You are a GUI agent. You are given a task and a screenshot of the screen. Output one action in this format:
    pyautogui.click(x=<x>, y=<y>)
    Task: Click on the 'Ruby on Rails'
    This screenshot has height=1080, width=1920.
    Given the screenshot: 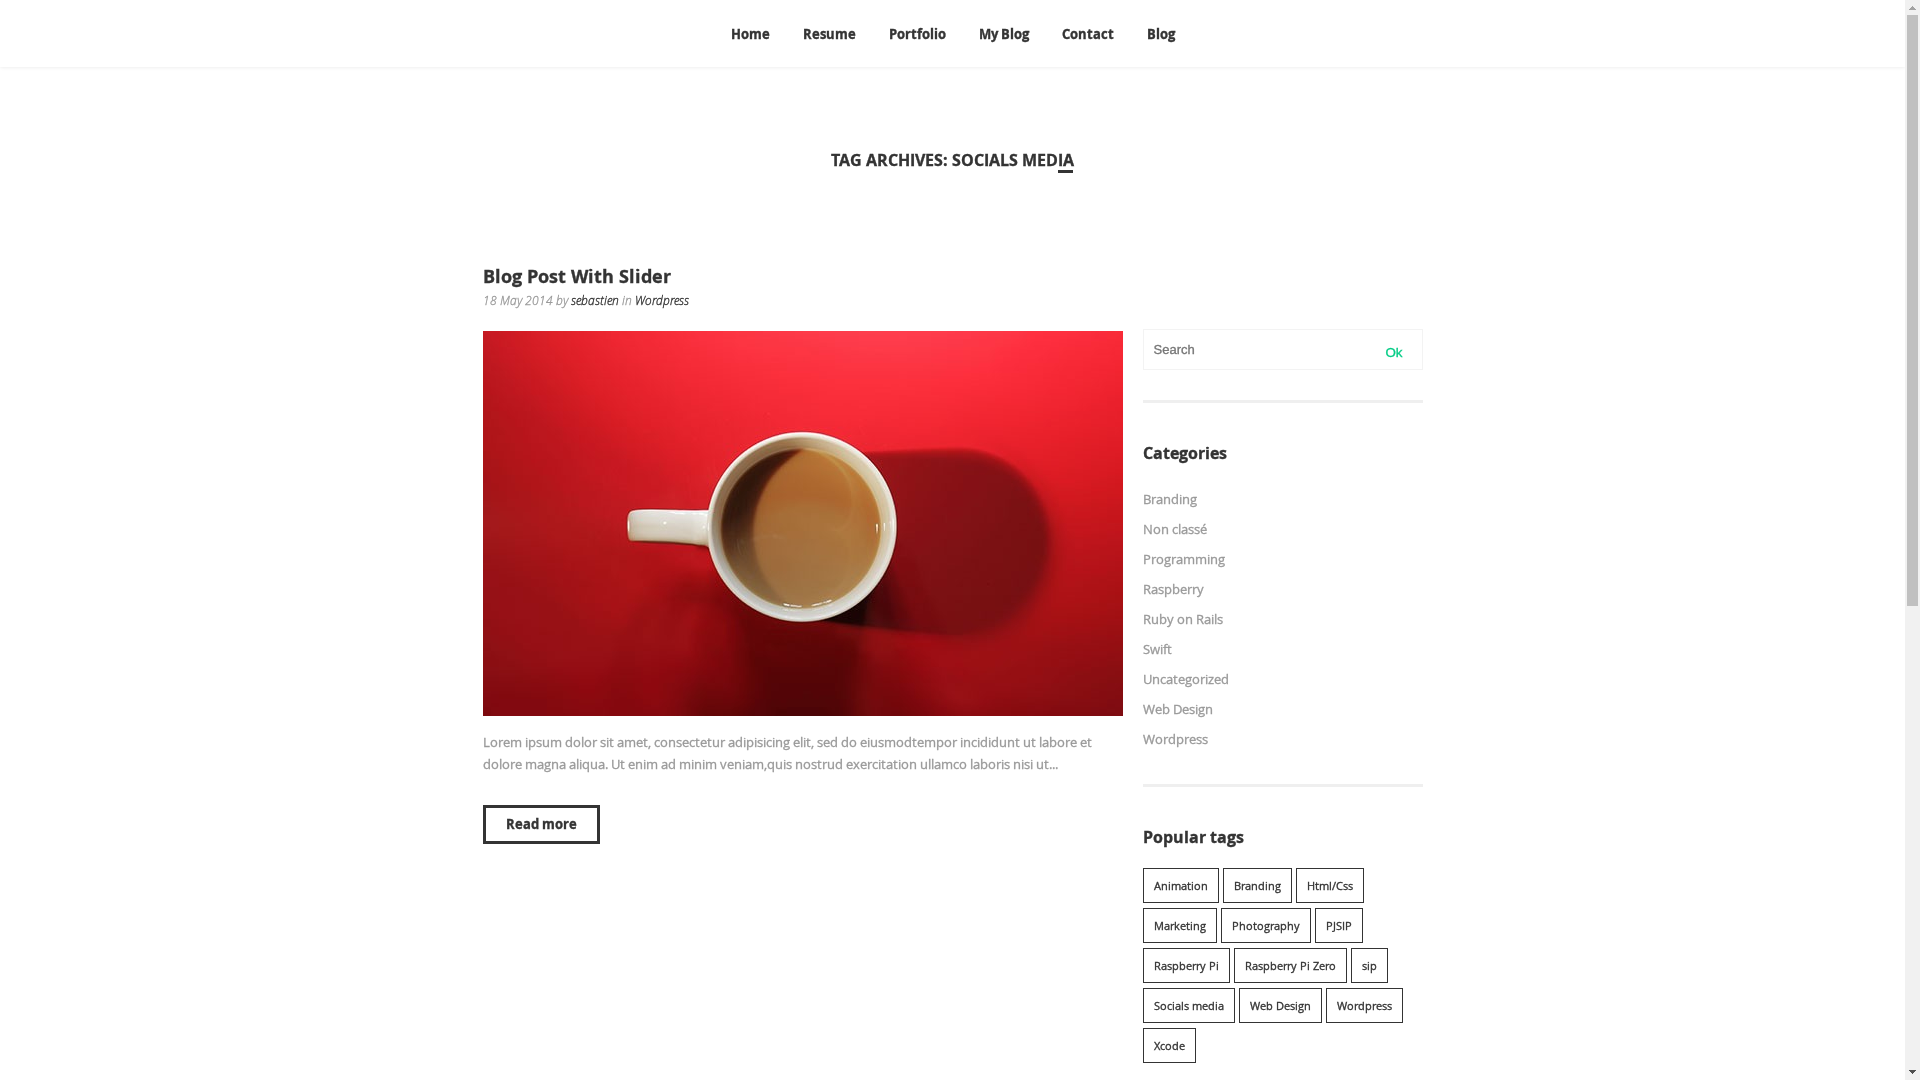 What is the action you would take?
    pyautogui.click(x=1142, y=617)
    